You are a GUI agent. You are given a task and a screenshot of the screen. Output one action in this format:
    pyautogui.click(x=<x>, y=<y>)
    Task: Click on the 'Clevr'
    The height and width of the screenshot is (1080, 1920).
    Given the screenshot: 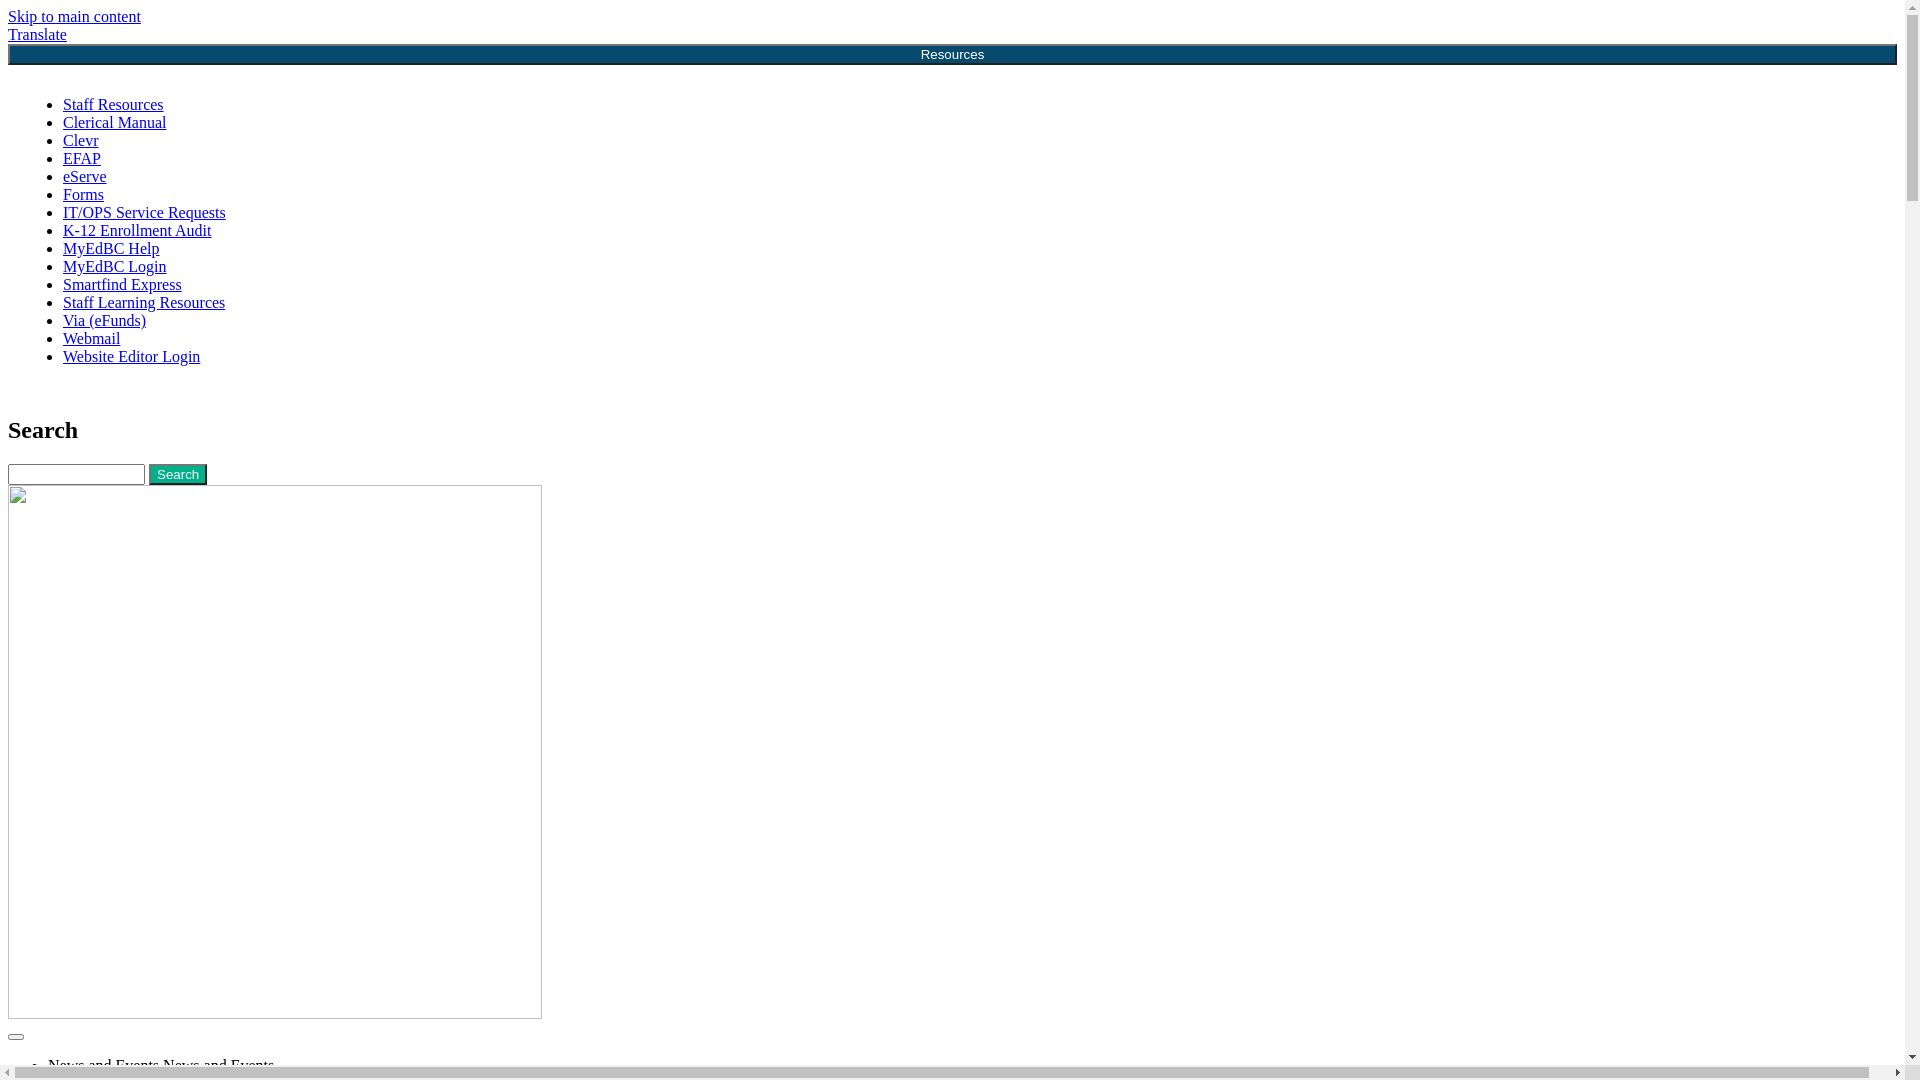 What is the action you would take?
    pyautogui.click(x=80, y=139)
    